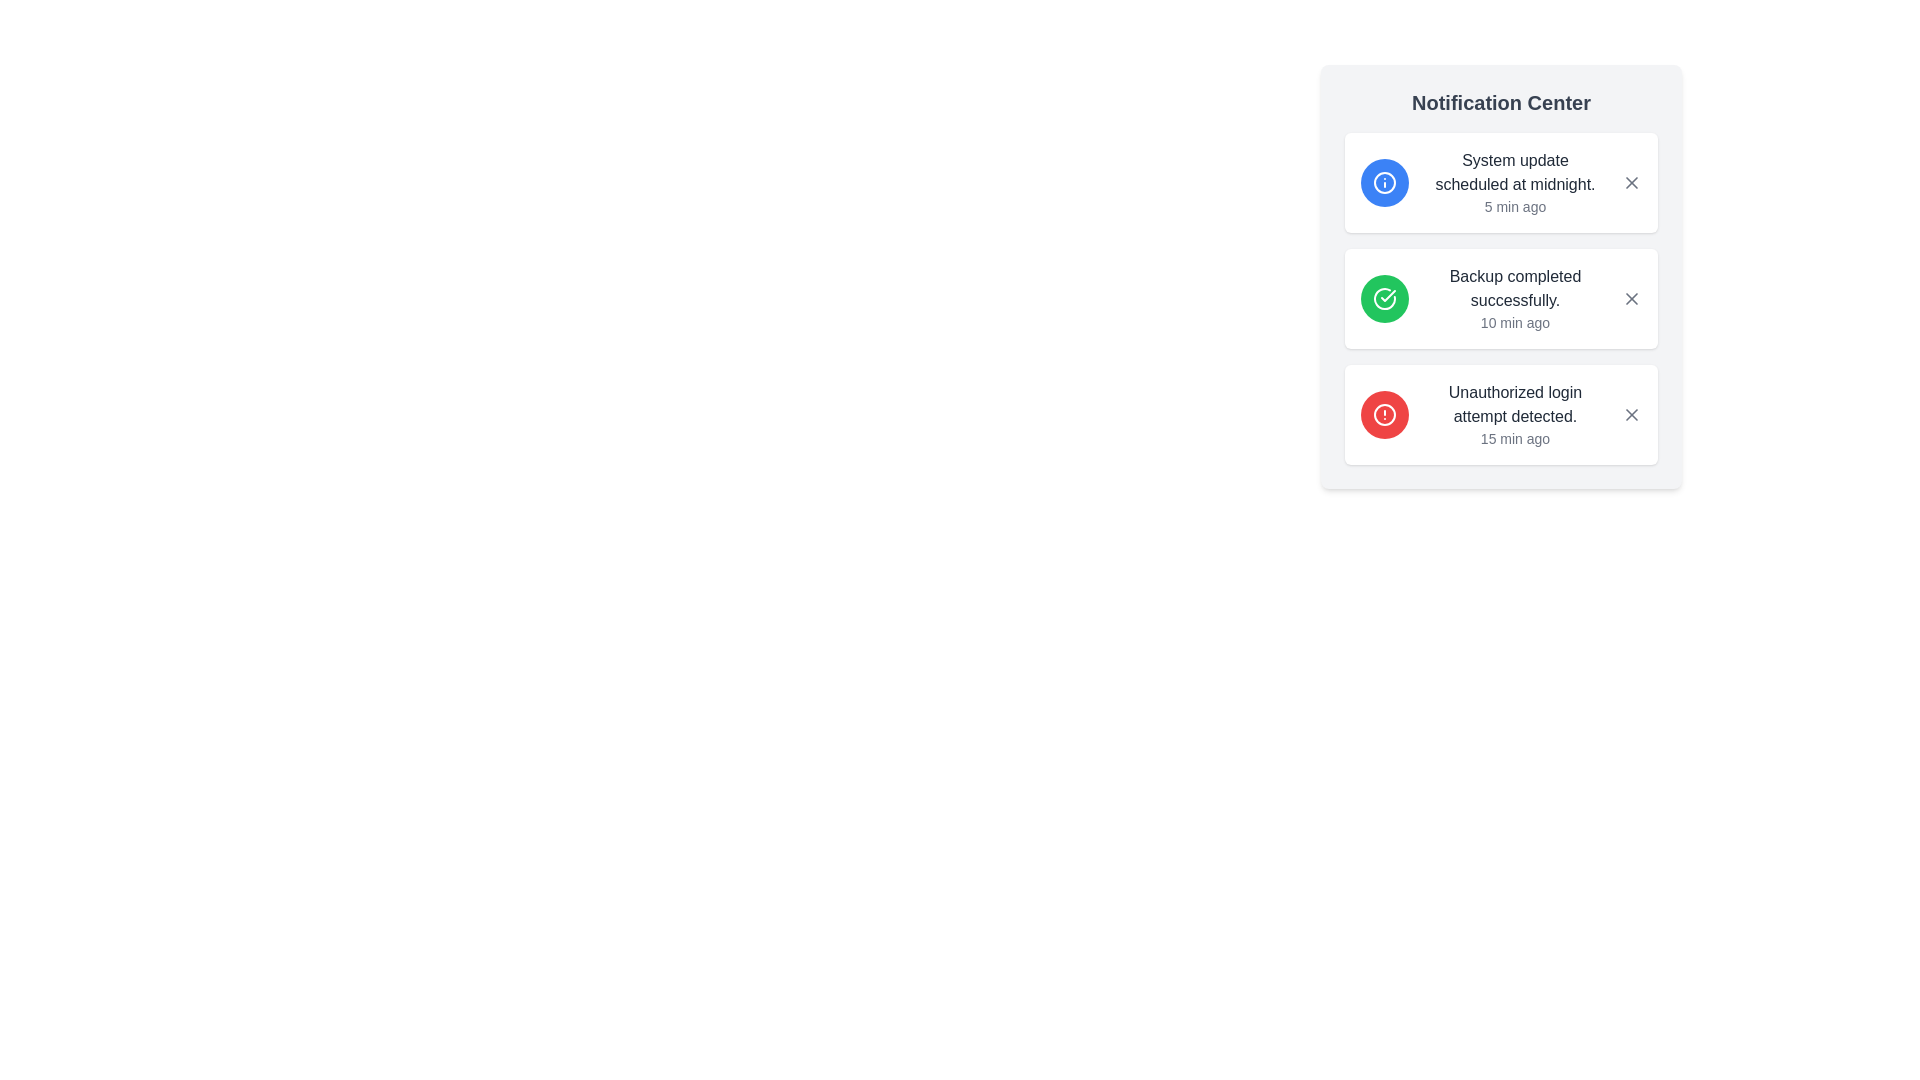 This screenshot has width=1920, height=1080. What do you see at coordinates (1515, 414) in the screenshot?
I see `the third notification message in the Notification Center which alerts about an unauthorized login attempt` at bounding box center [1515, 414].